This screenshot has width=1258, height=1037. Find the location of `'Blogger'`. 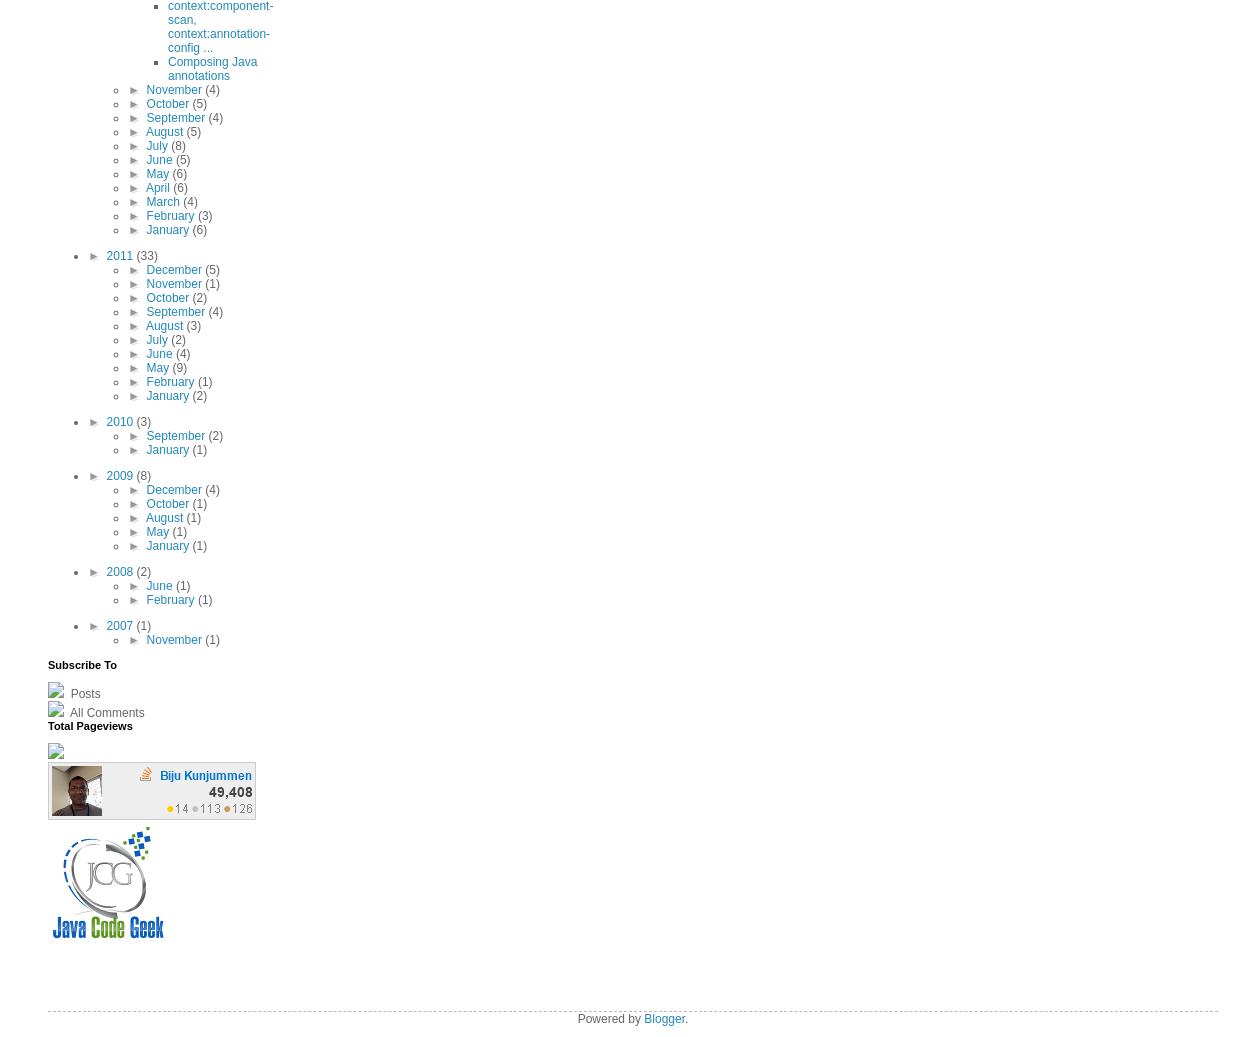

'Blogger' is located at coordinates (664, 1018).